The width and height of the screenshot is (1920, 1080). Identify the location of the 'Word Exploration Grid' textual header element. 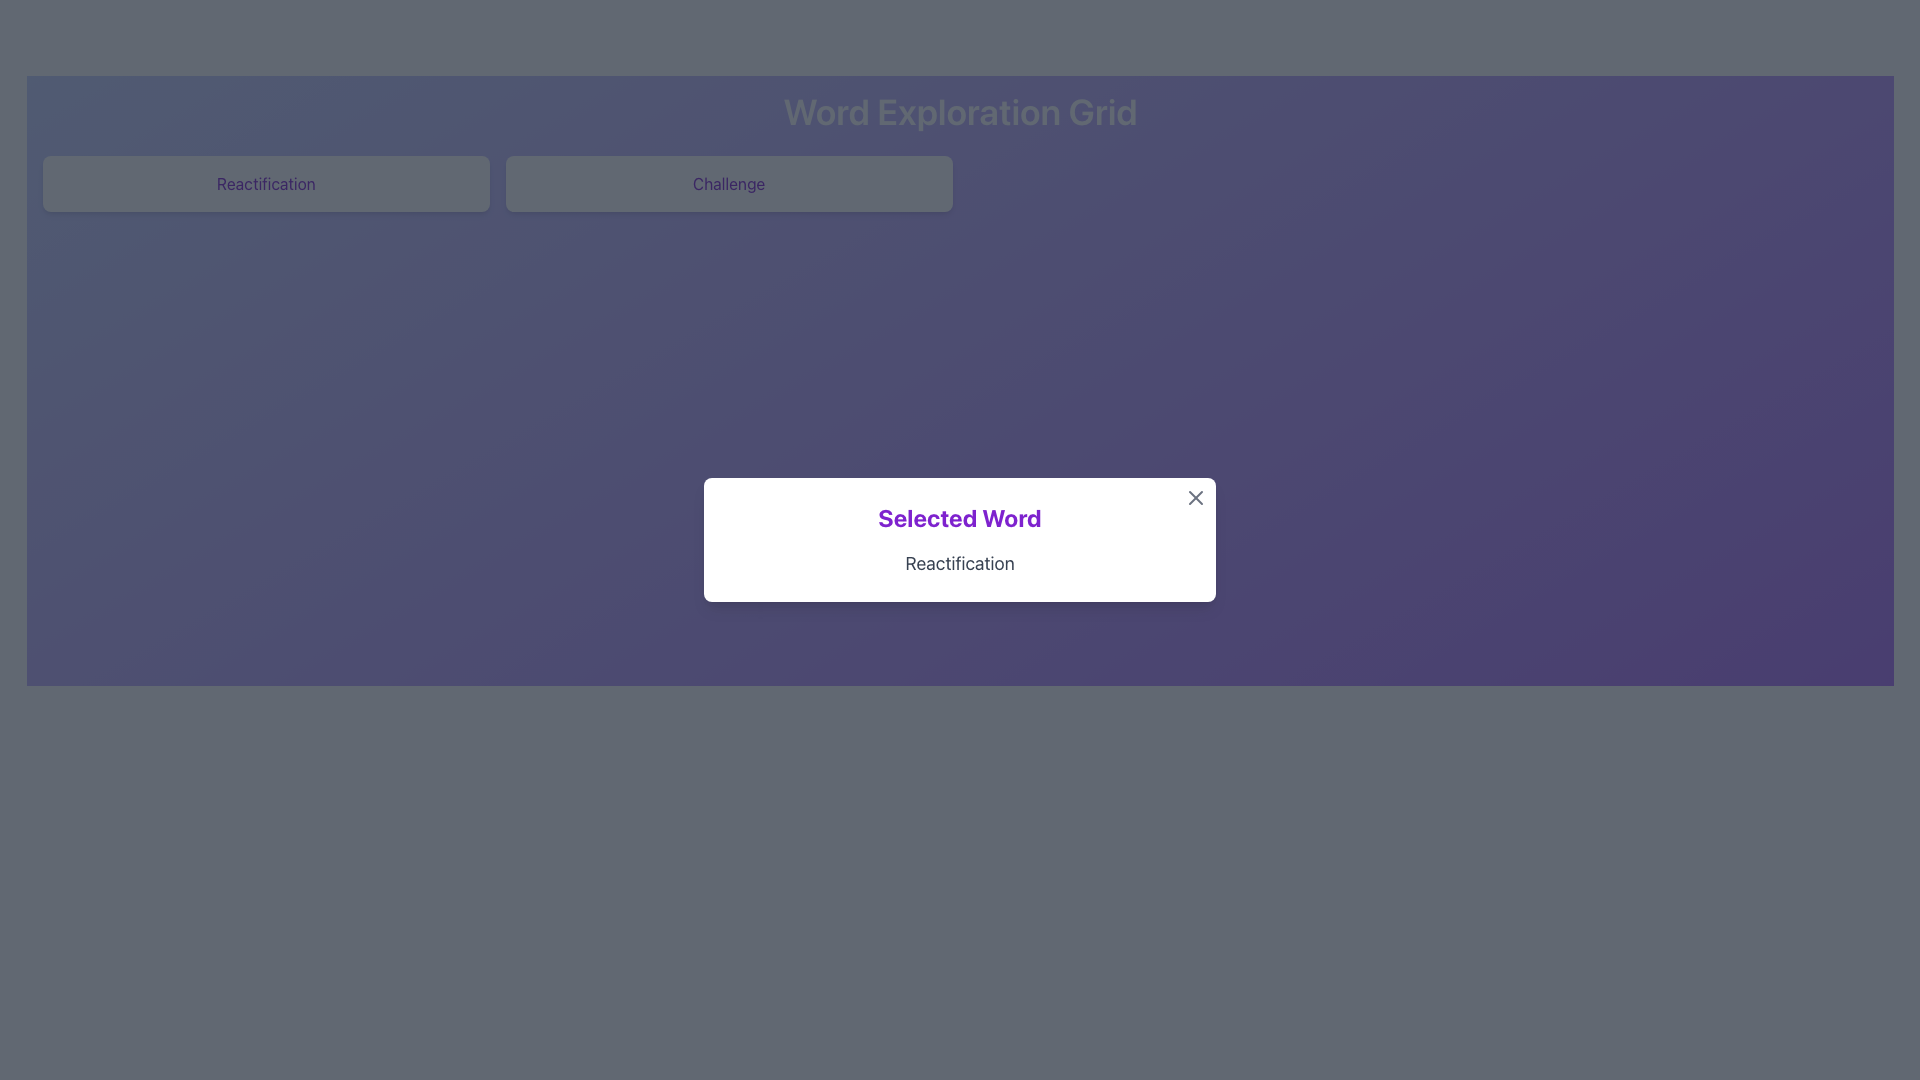
(960, 111).